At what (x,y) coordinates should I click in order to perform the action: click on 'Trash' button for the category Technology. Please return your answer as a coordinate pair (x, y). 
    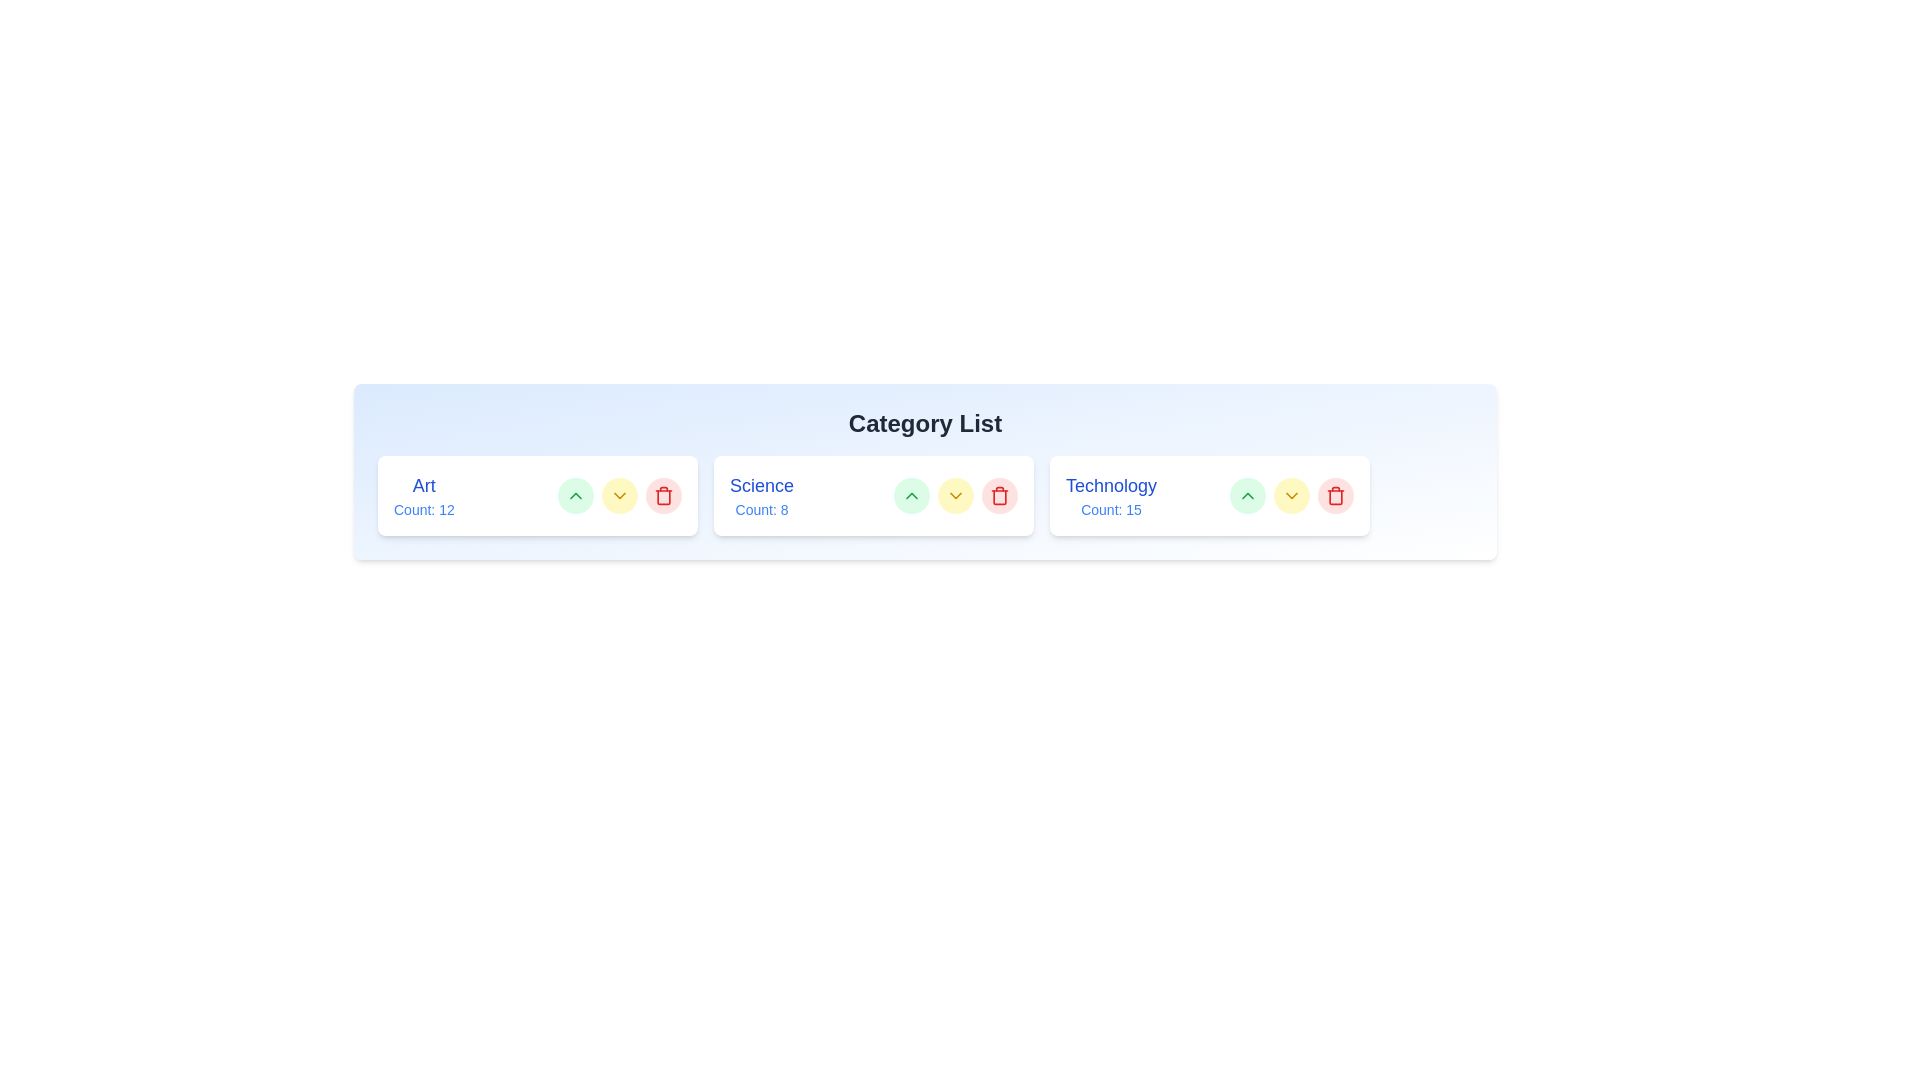
    Looking at the image, I should click on (1335, 495).